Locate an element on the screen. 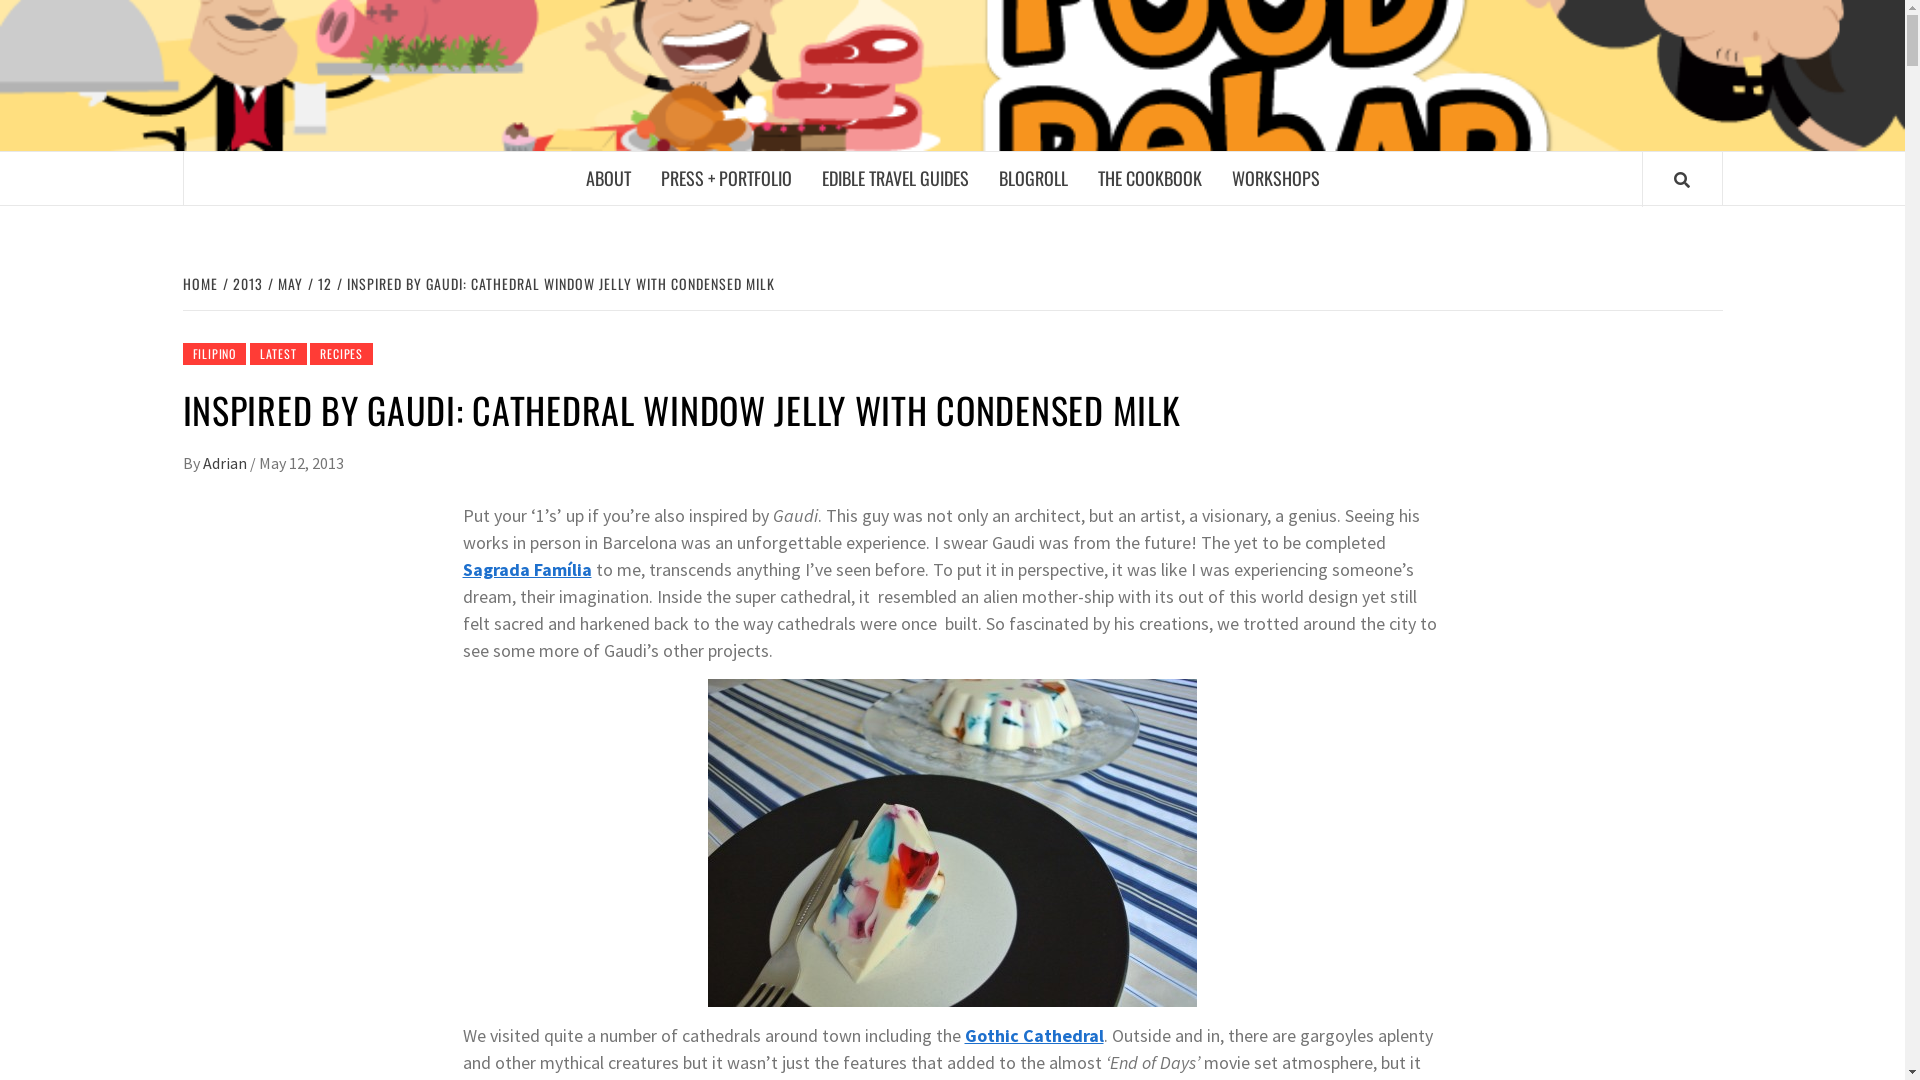  'PRESS + PORTFOLIO' is located at coordinates (725, 177).